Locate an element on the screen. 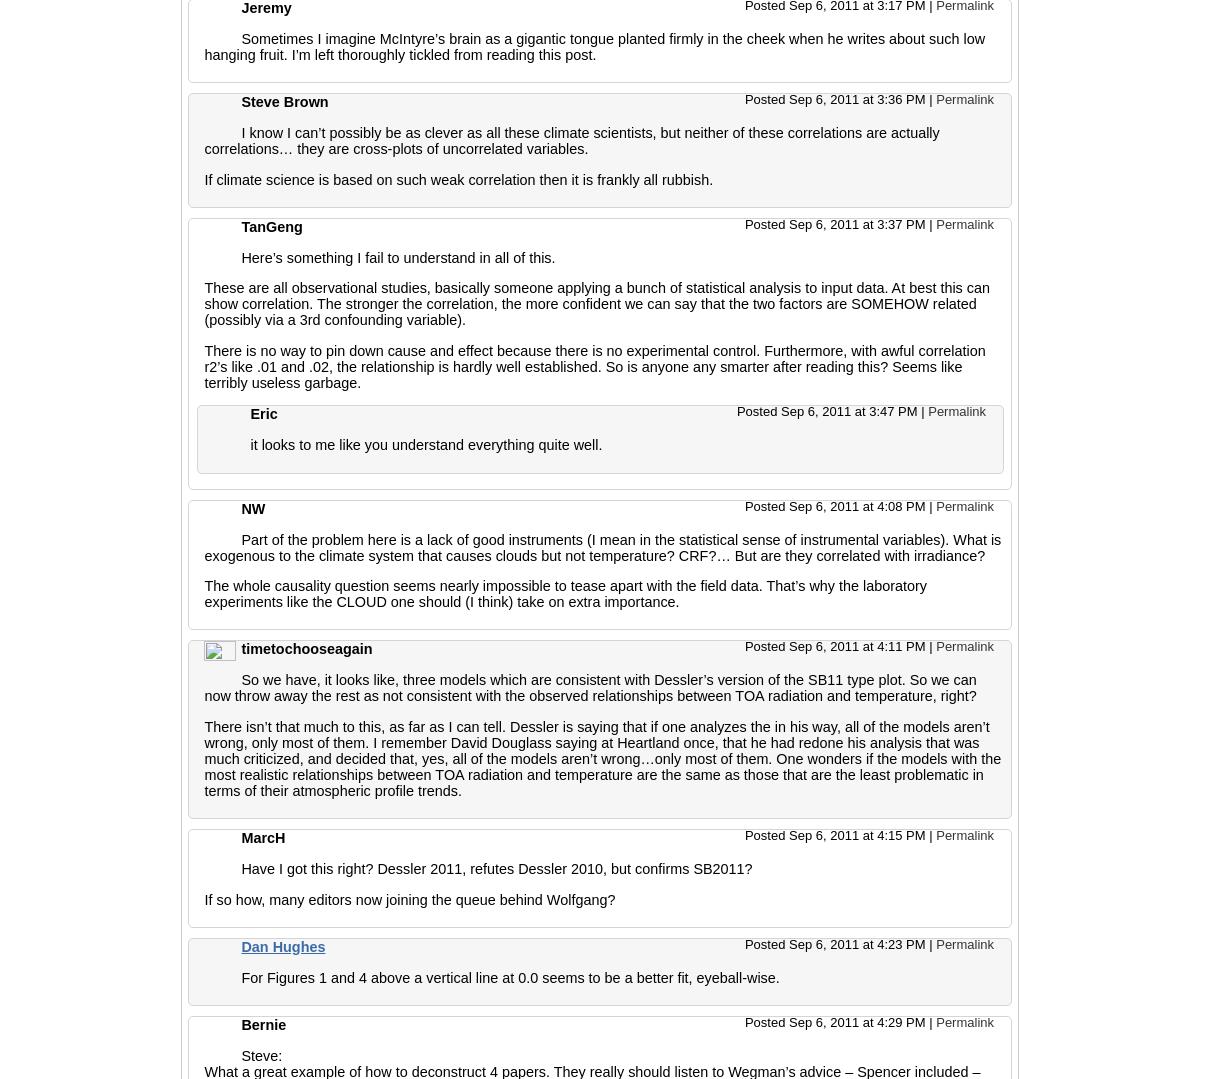  'Posted Sep 6, 2011 at 4:15 PM' is located at coordinates (744, 835).